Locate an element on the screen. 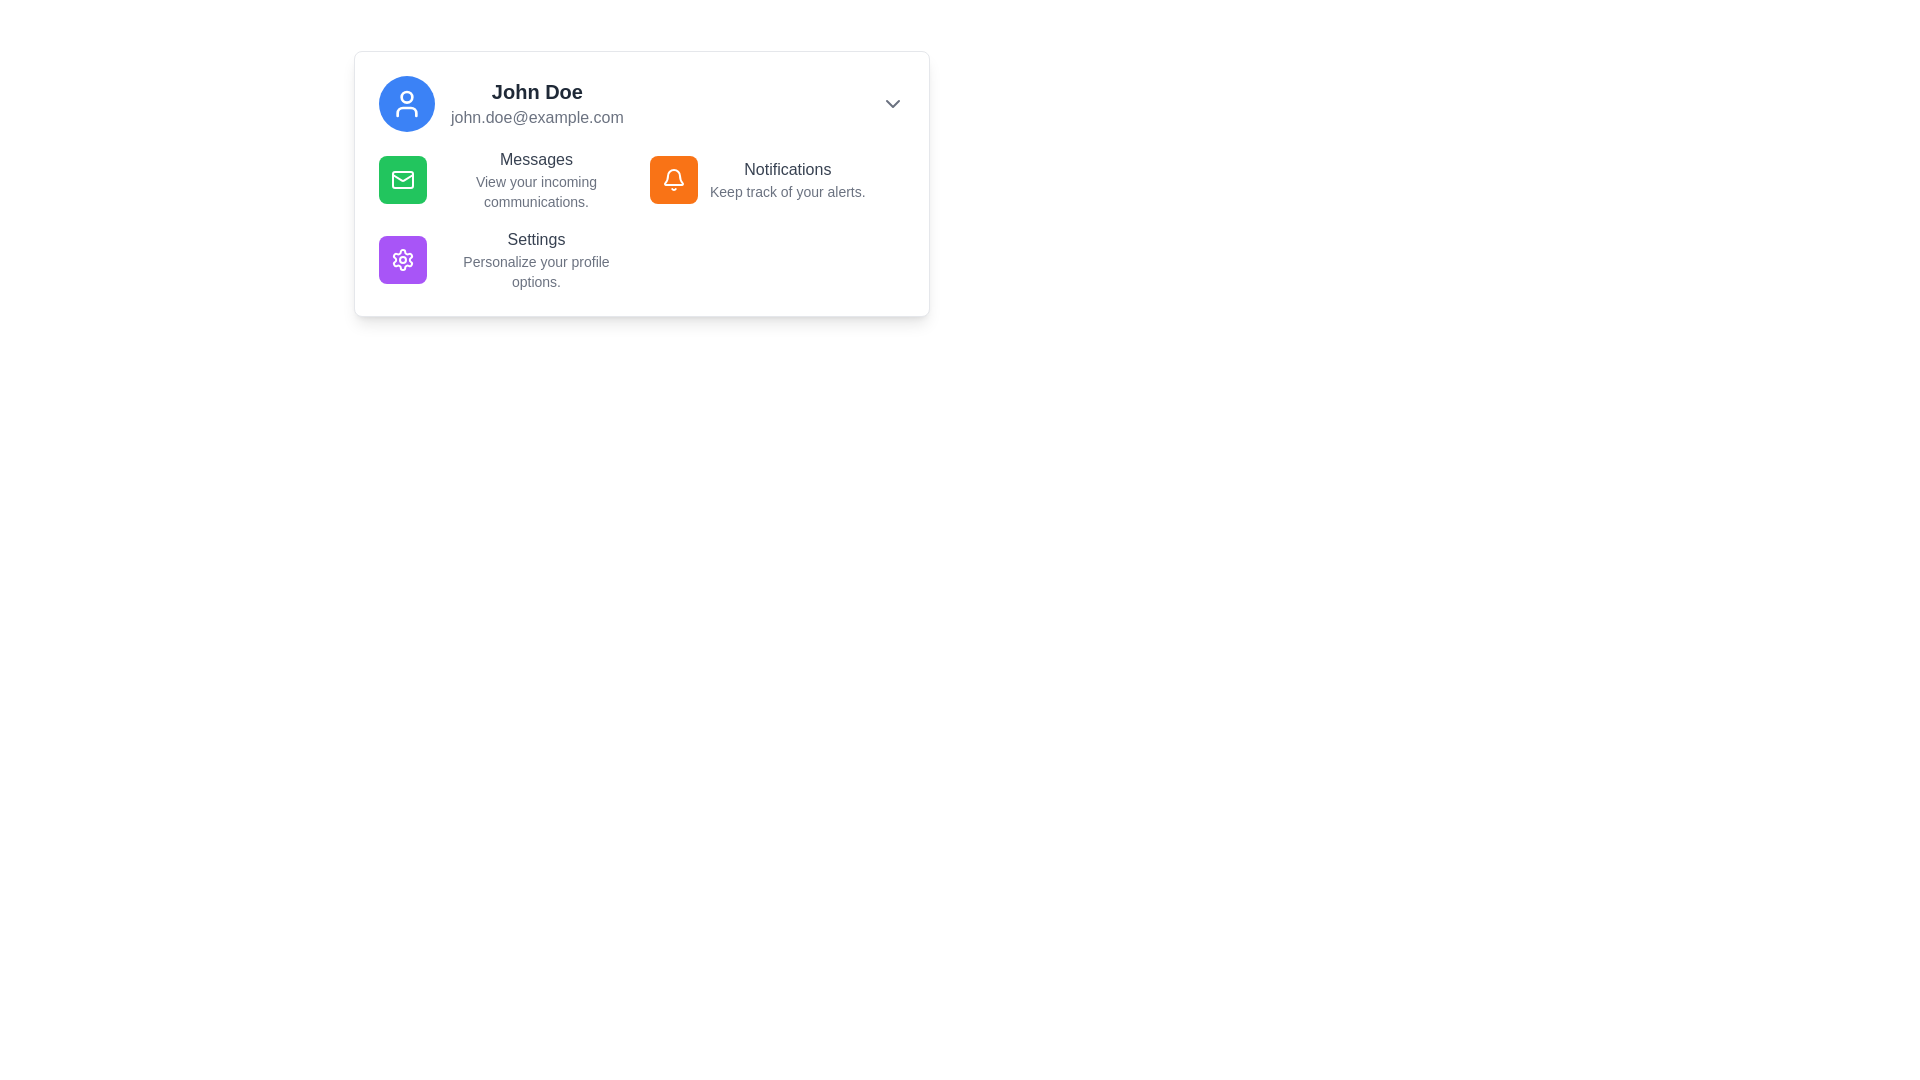 Image resolution: width=1920 pixels, height=1080 pixels. the 'Notifications' text label, which is styled in bold gray font and positioned next to an orange bell icon in the middle section of the interface is located at coordinates (786, 168).